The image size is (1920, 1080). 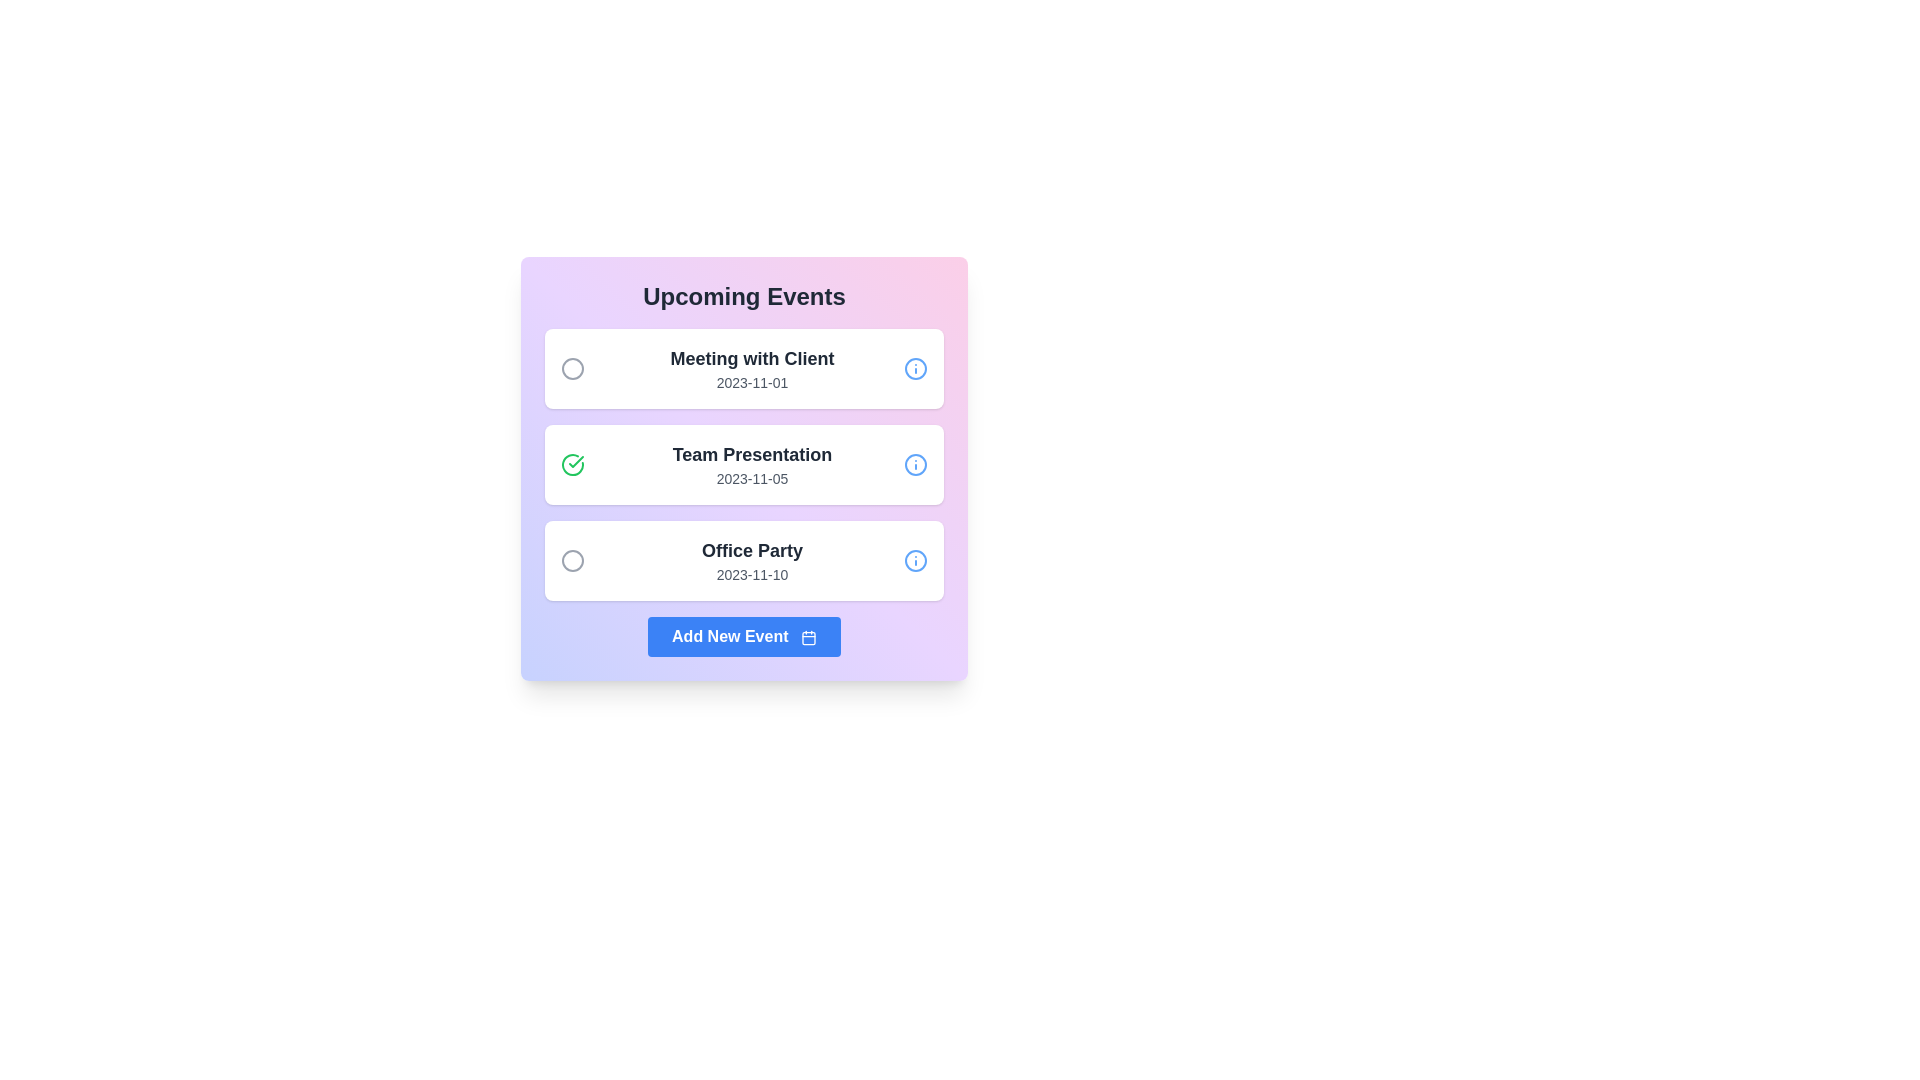 I want to click on the primary title of the third item in the vertical list of upcoming events, so click(x=751, y=551).